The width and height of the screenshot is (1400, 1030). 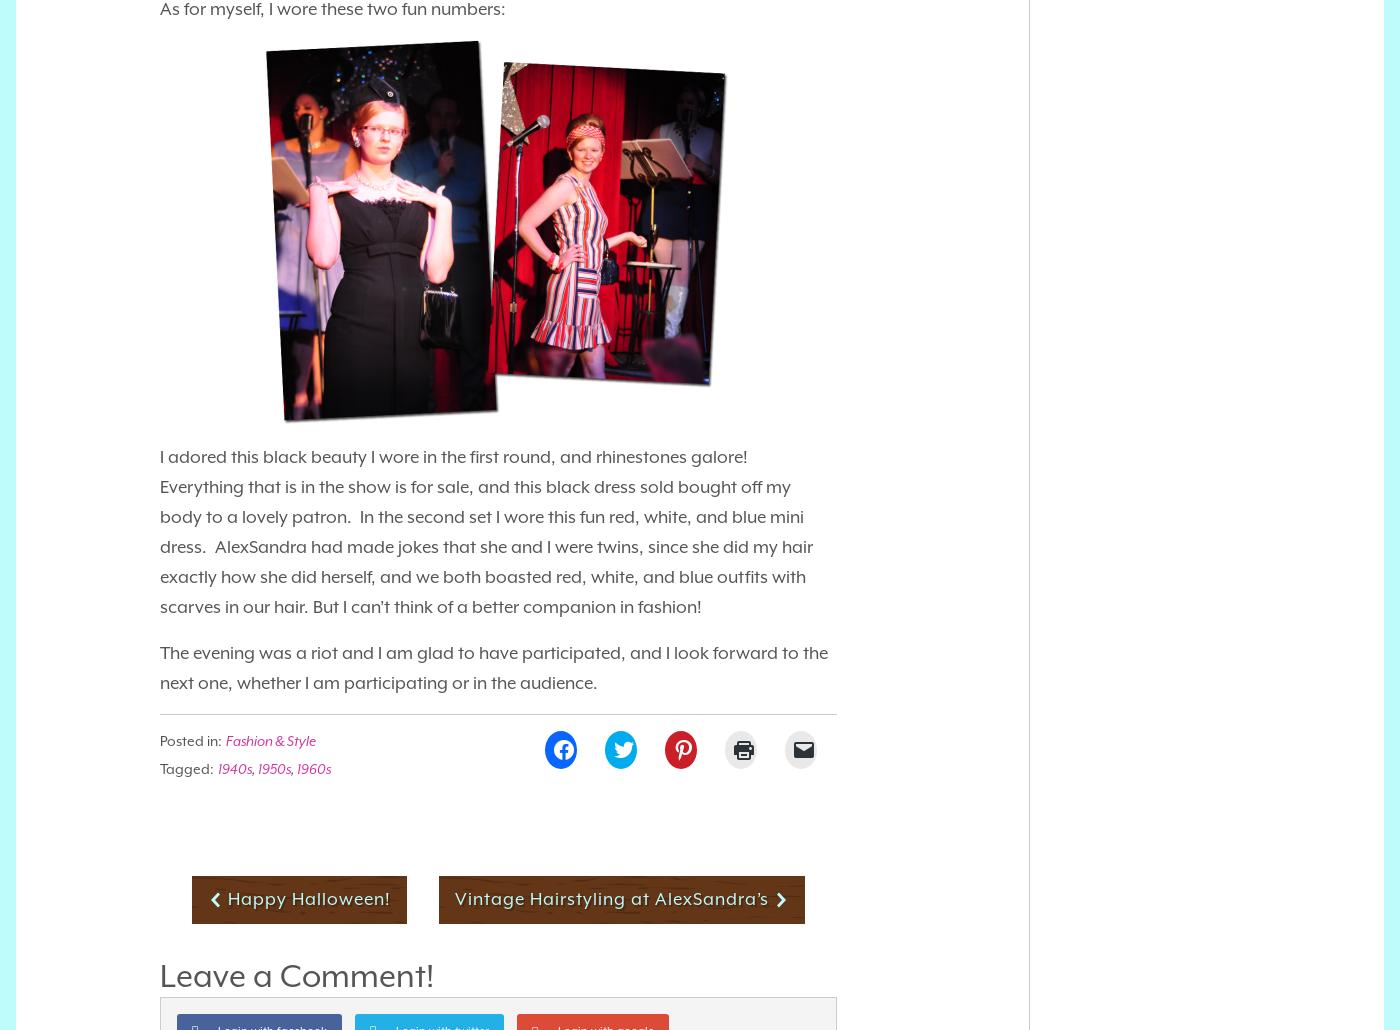 I want to click on 'Tagged:', so click(x=187, y=767).